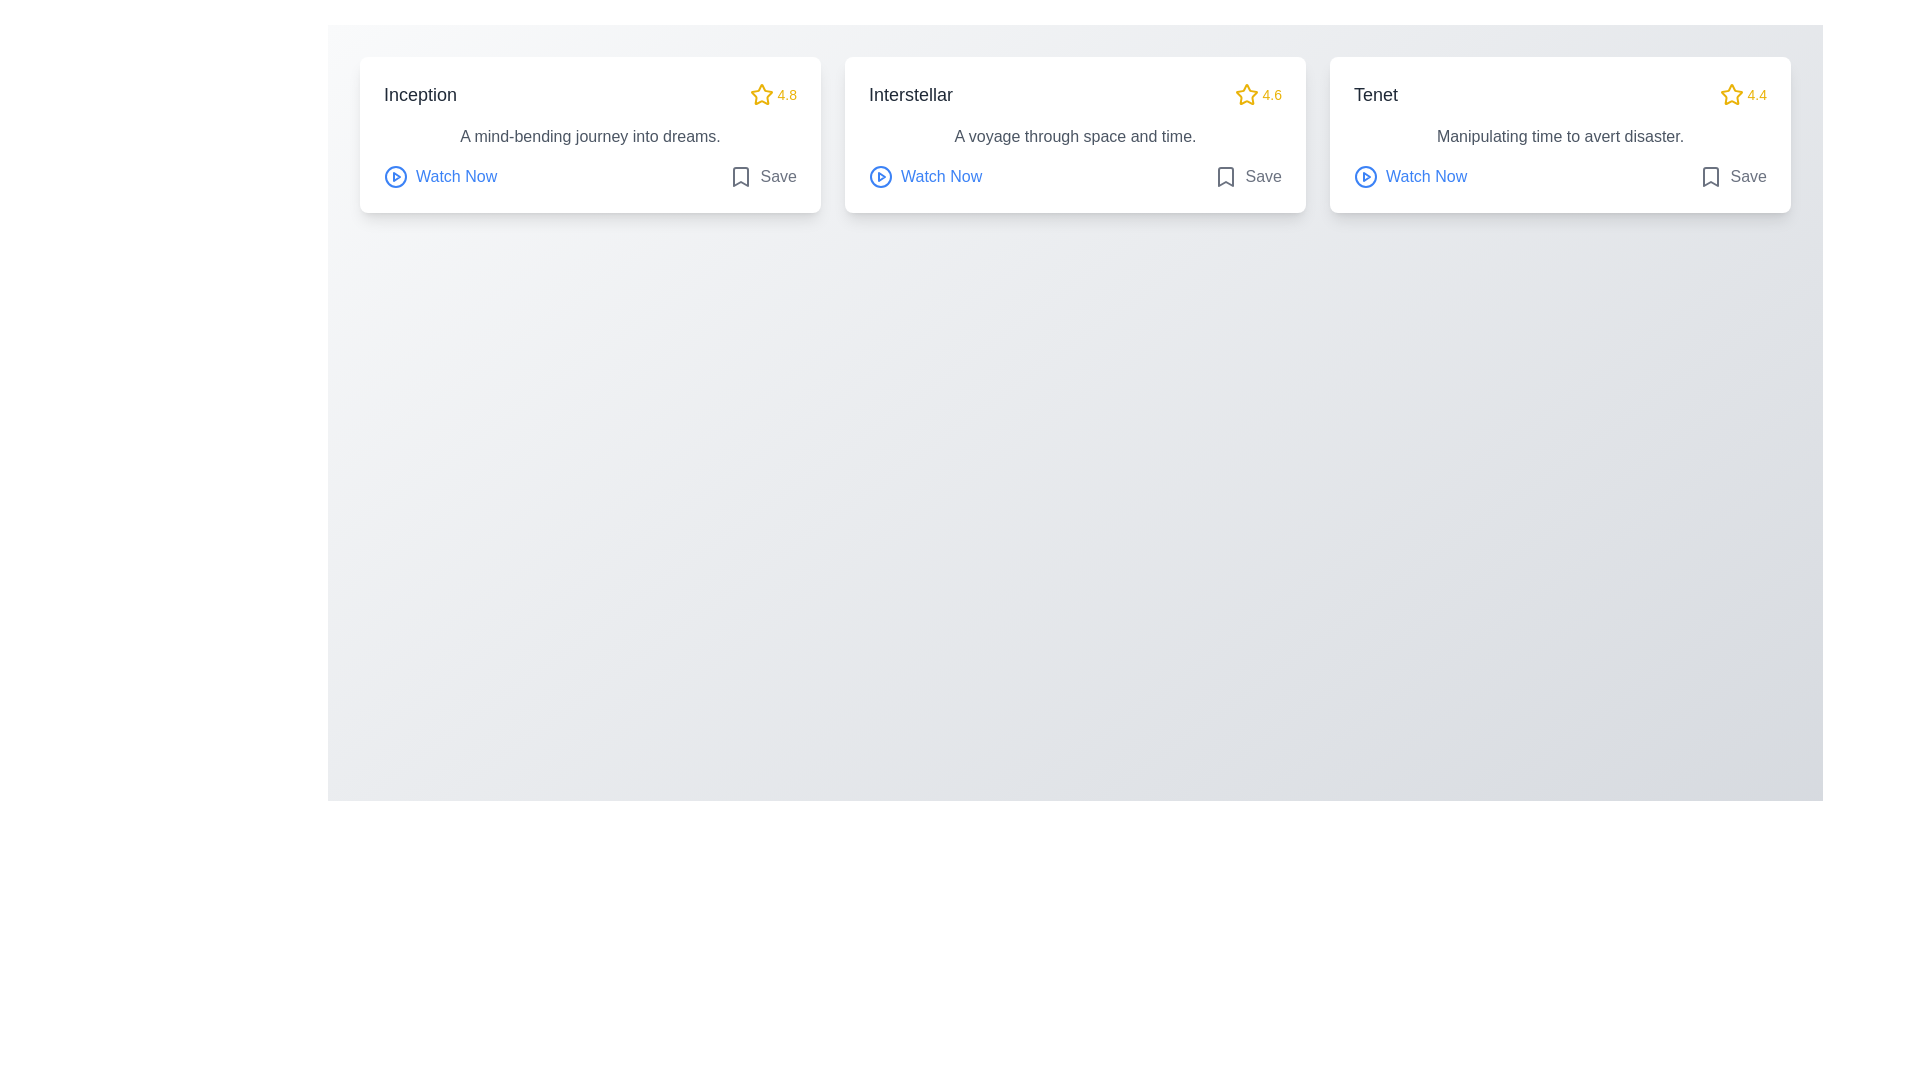  I want to click on the Rating Display element for the movie 'Interstellar', which visually indicates its quality or popularity, located at the top right corner of its card, so click(1257, 95).